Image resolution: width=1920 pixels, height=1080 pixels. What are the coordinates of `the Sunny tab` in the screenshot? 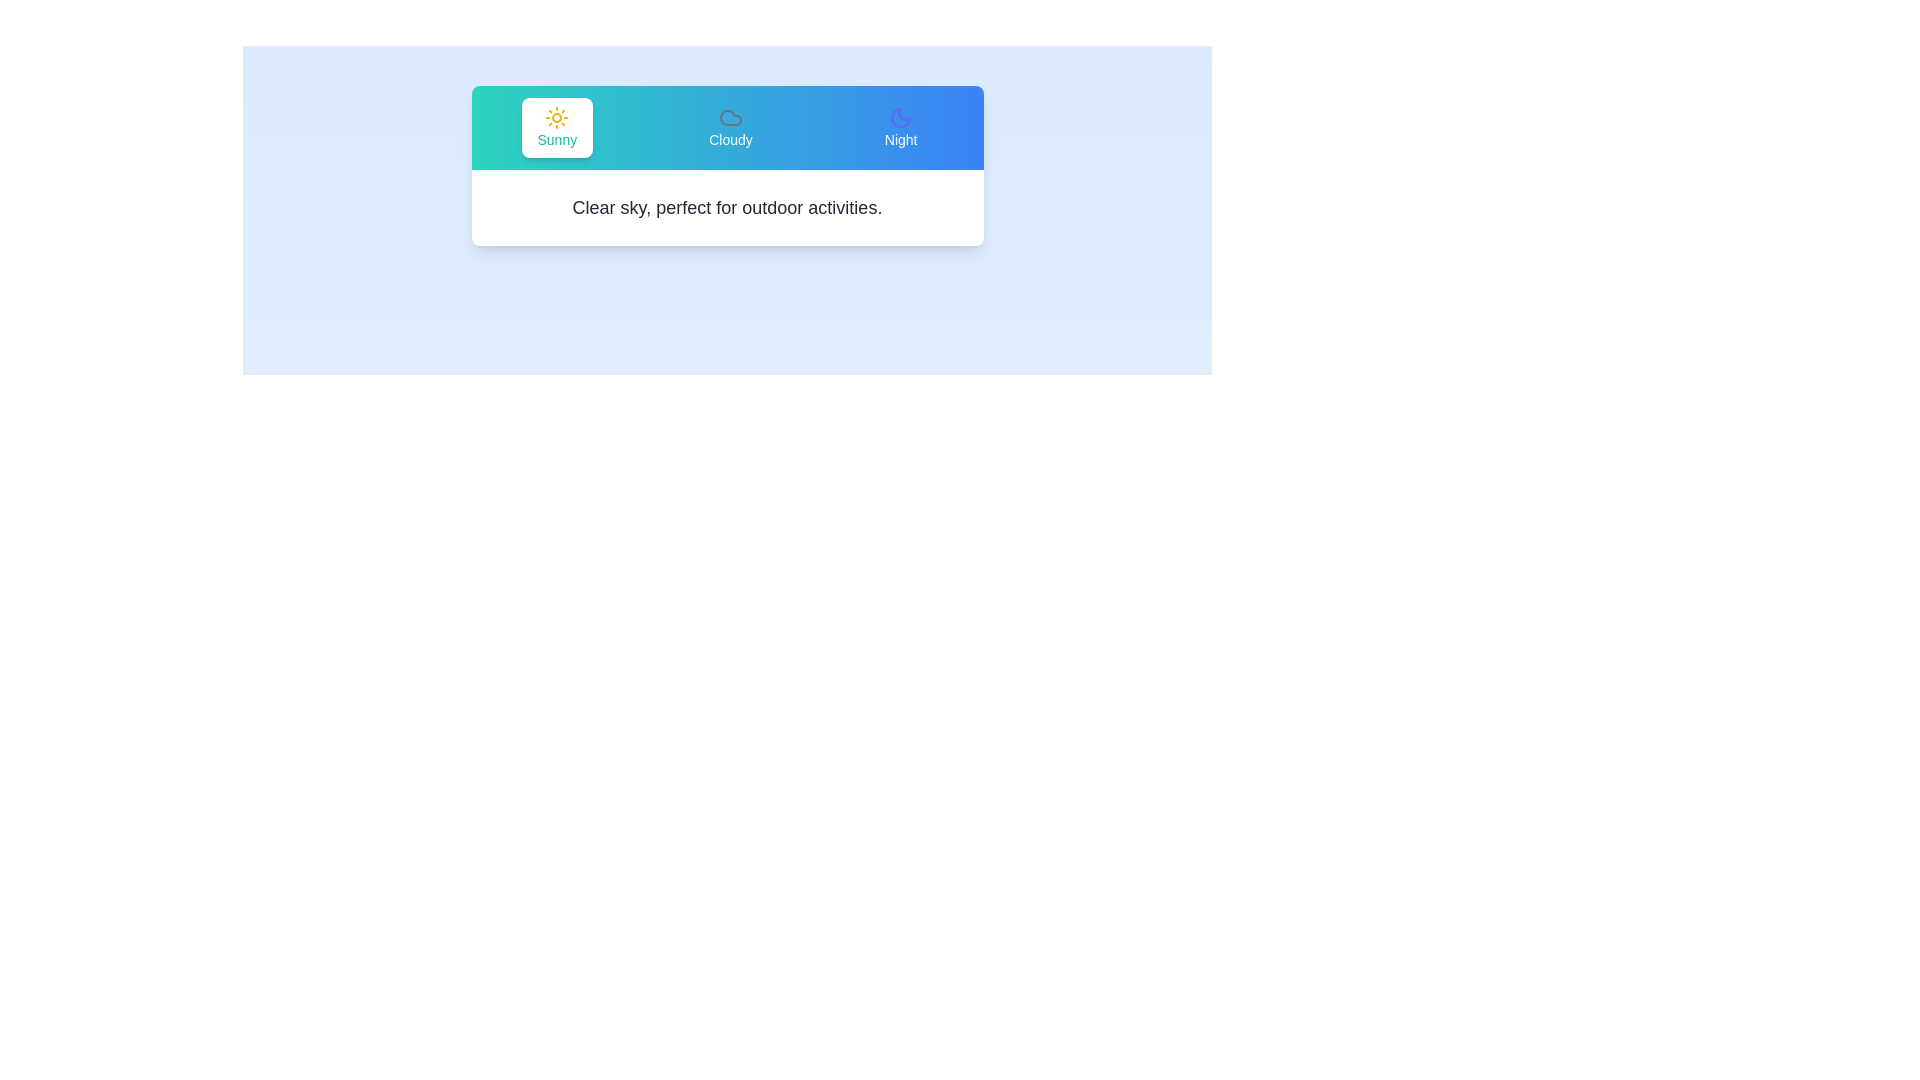 It's located at (557, 127).